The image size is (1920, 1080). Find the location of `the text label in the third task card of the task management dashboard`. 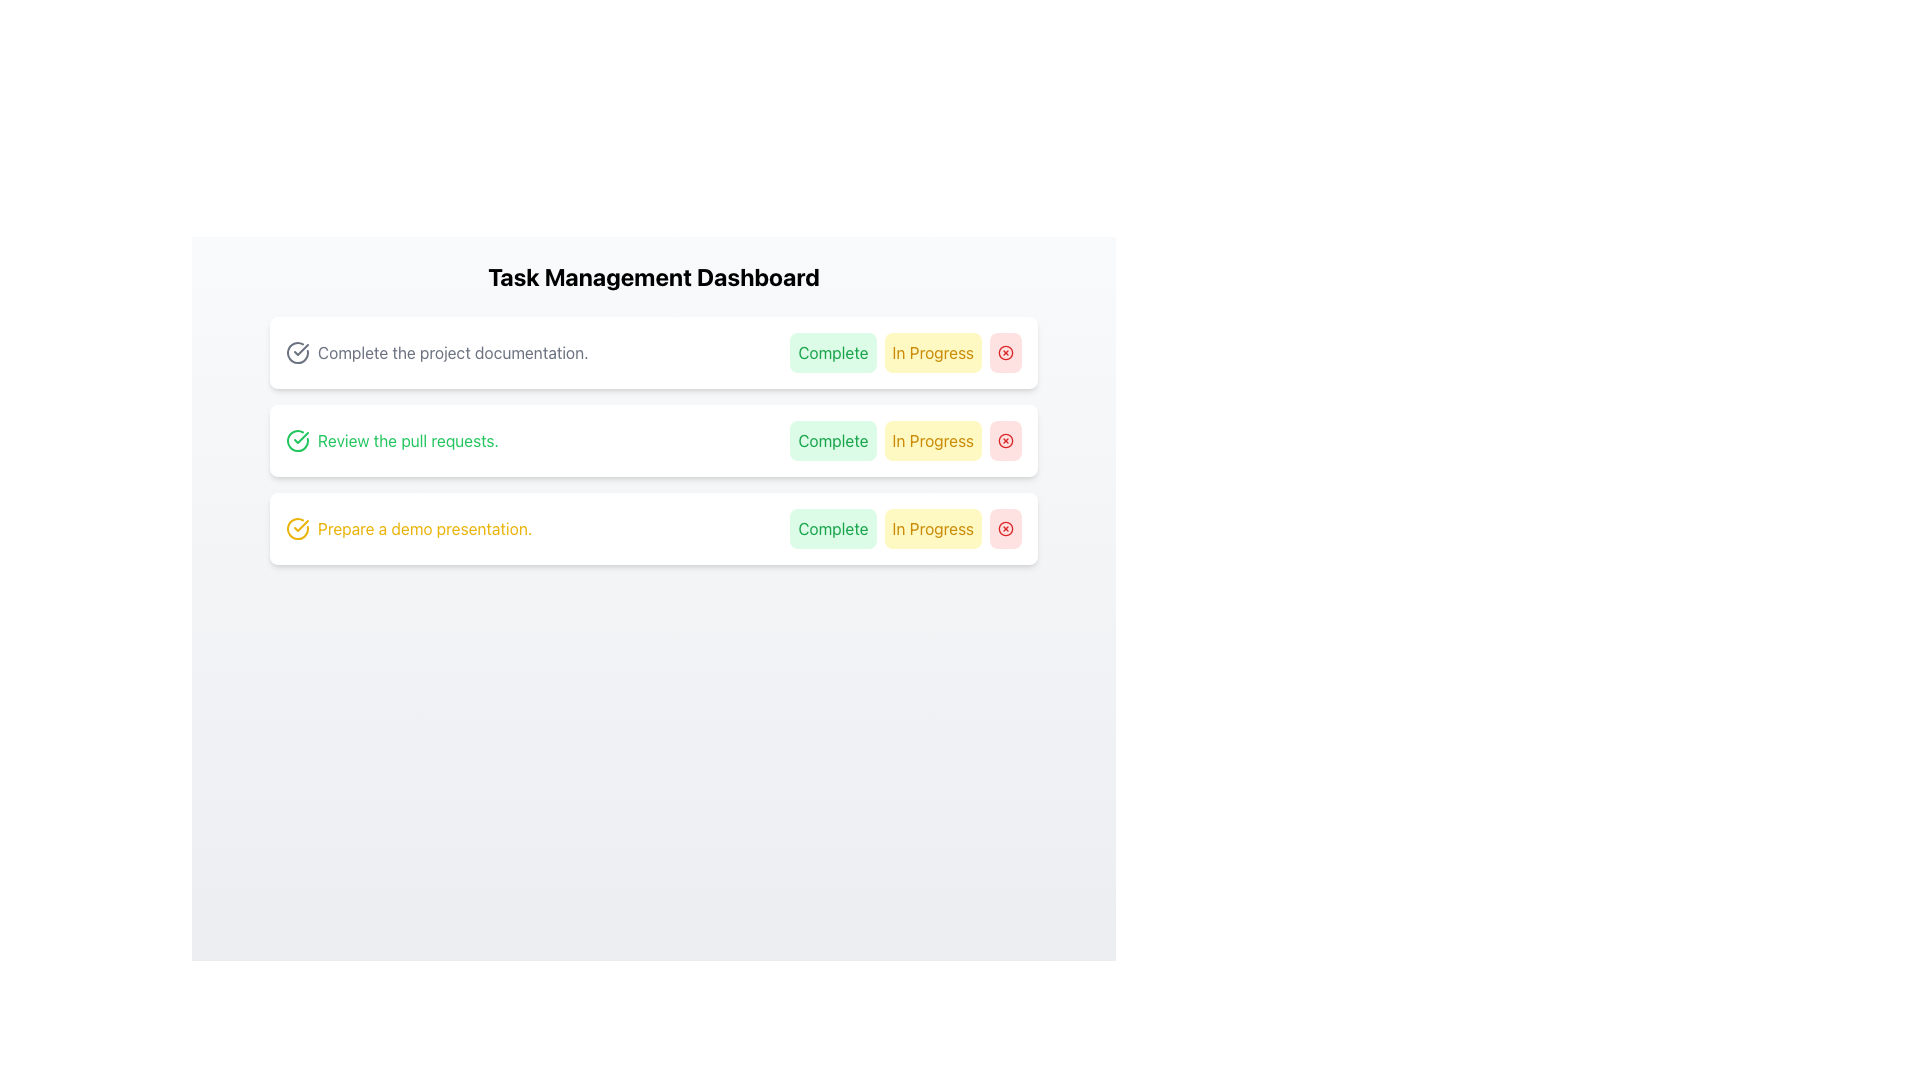

the text label in the third task card of the task management dashboard is located at coordinates (408, 527).